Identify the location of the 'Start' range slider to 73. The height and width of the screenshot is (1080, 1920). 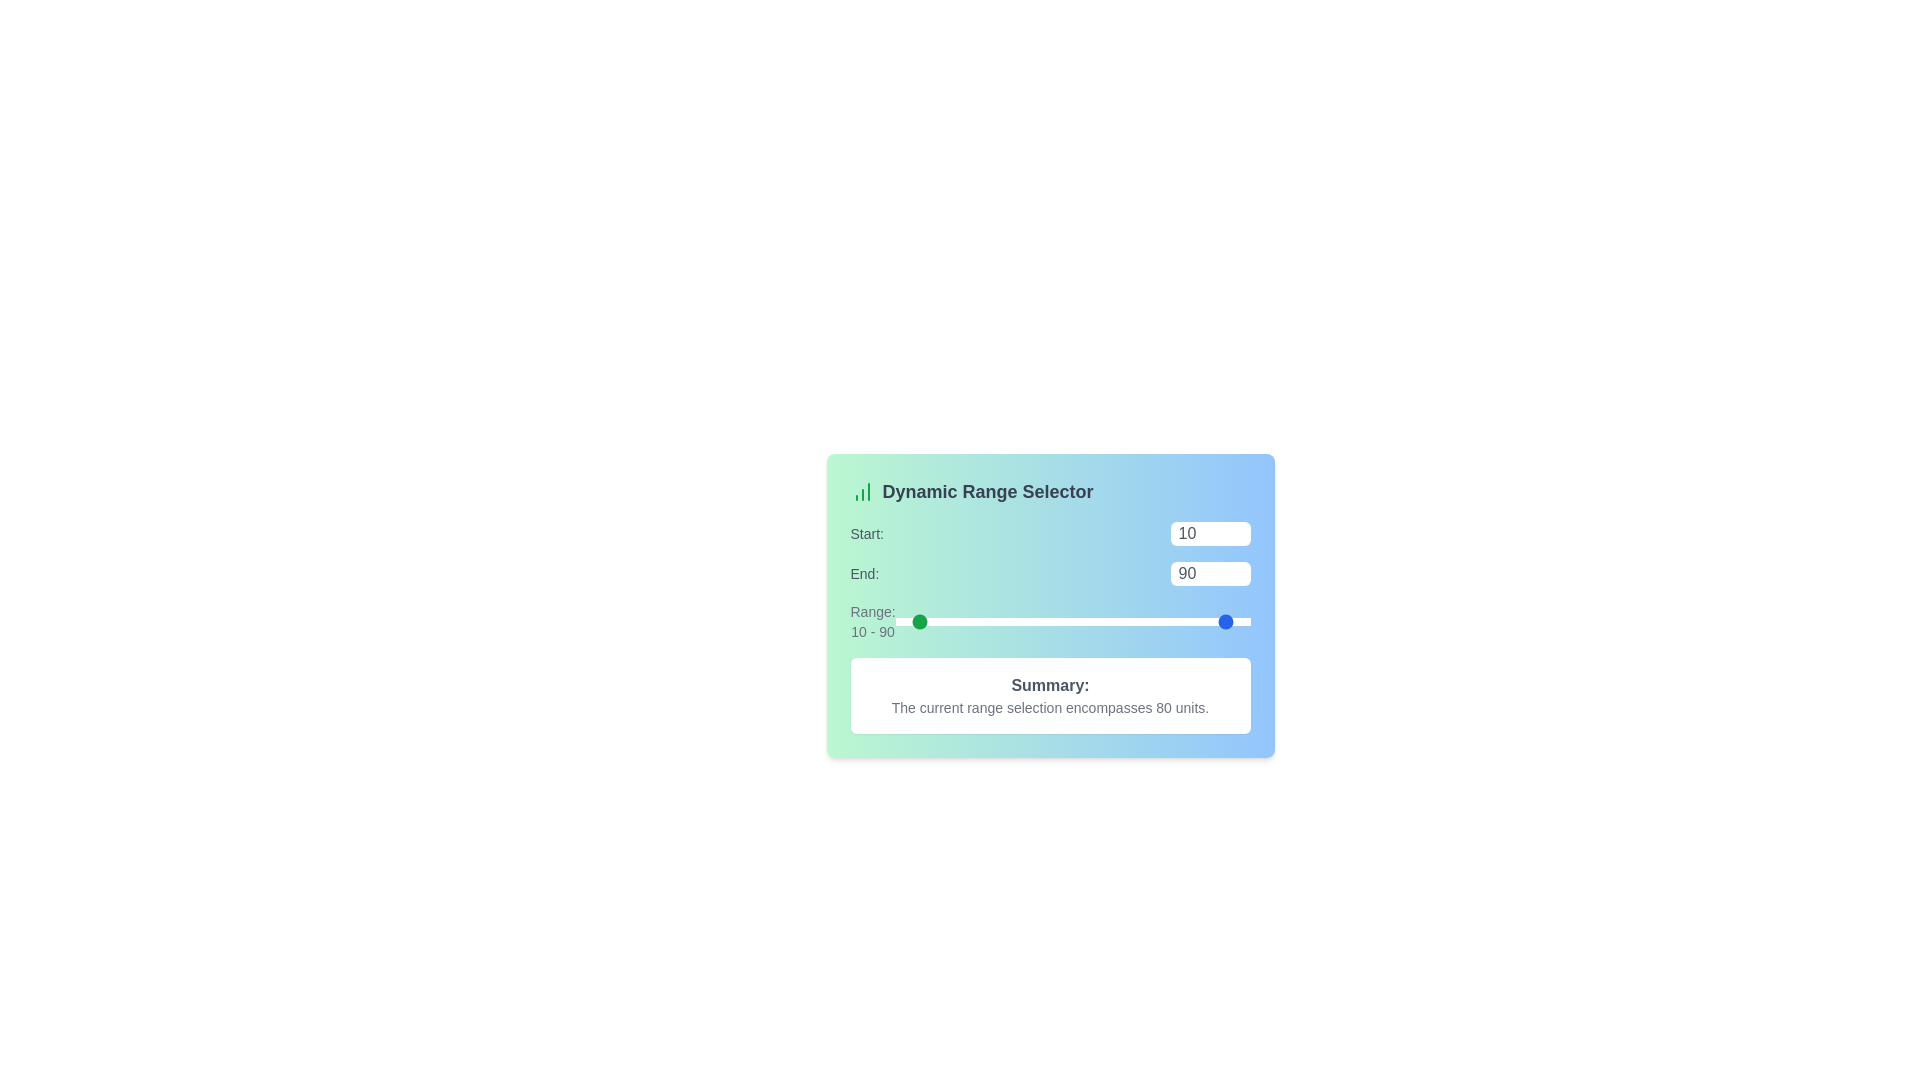
(1025, 620).